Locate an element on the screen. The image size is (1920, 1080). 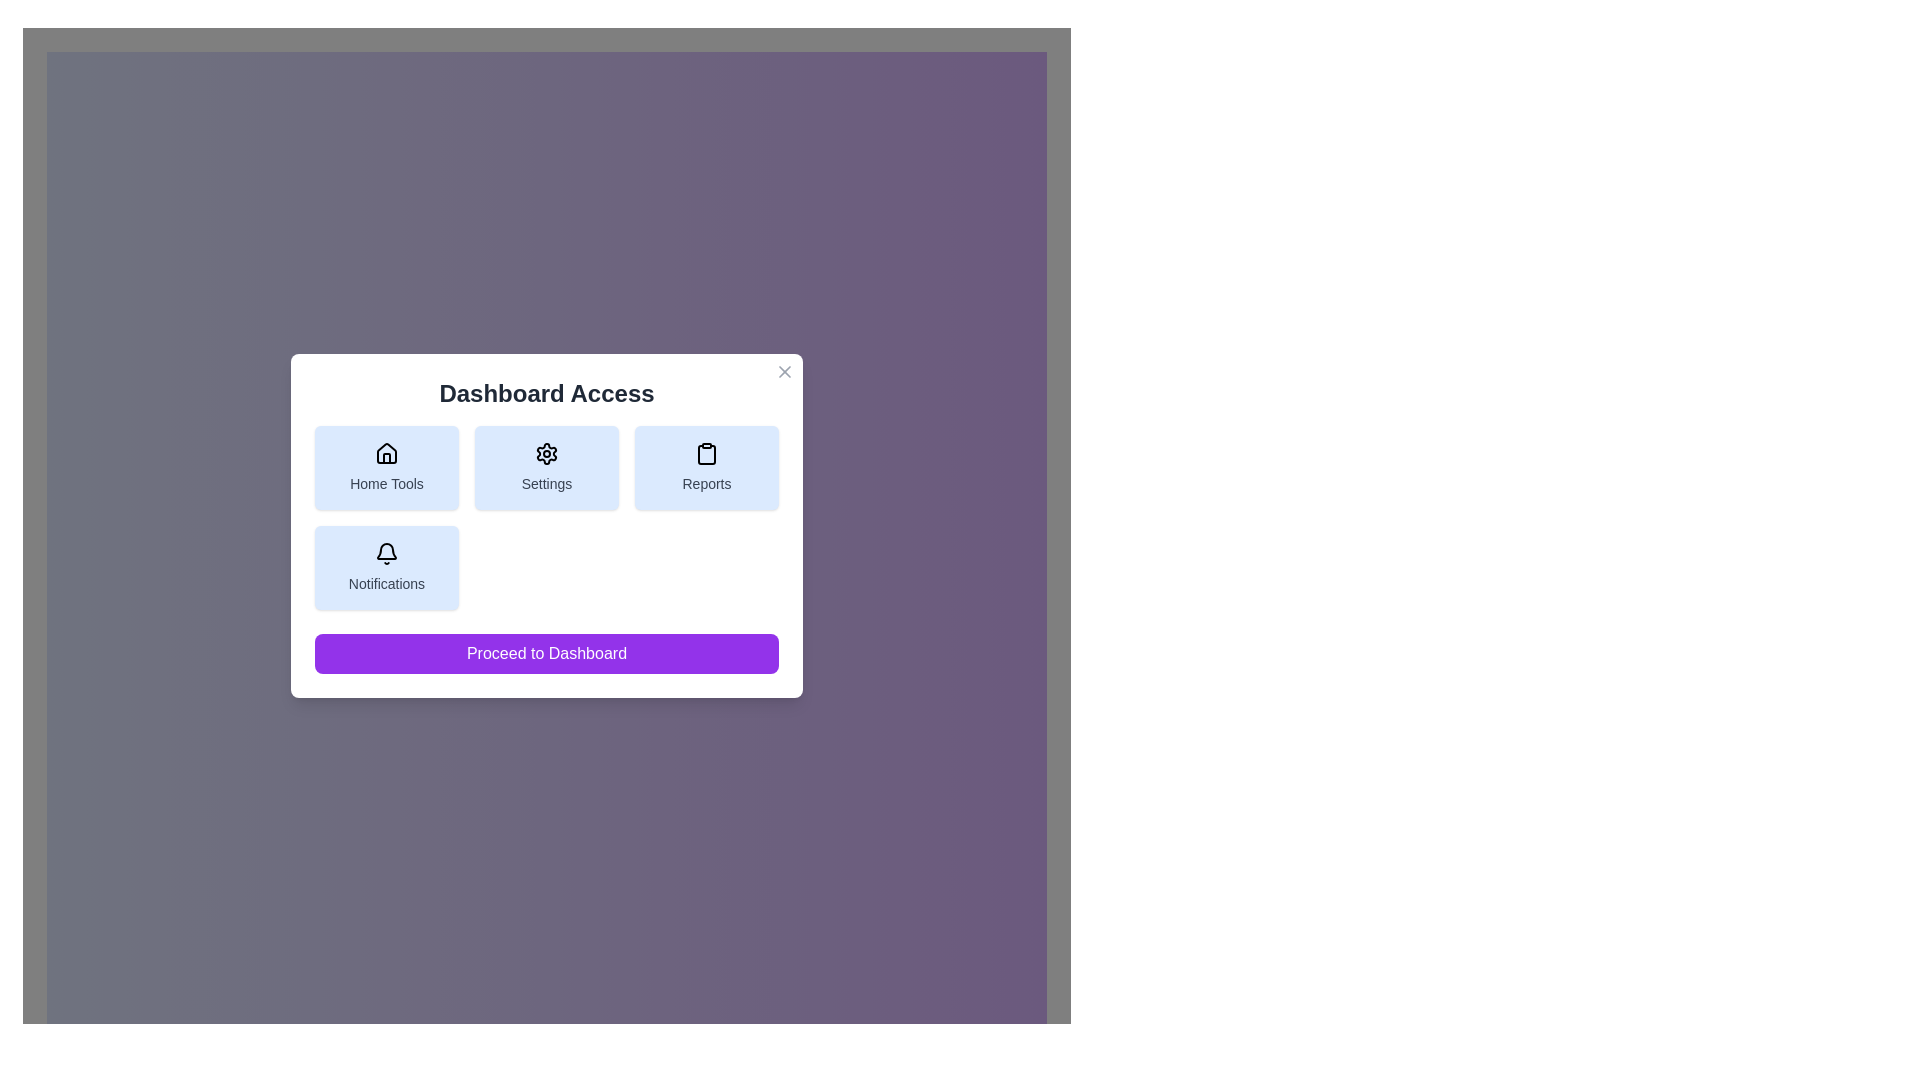
the Grid of Buttons is located at coordinates (547, 516).